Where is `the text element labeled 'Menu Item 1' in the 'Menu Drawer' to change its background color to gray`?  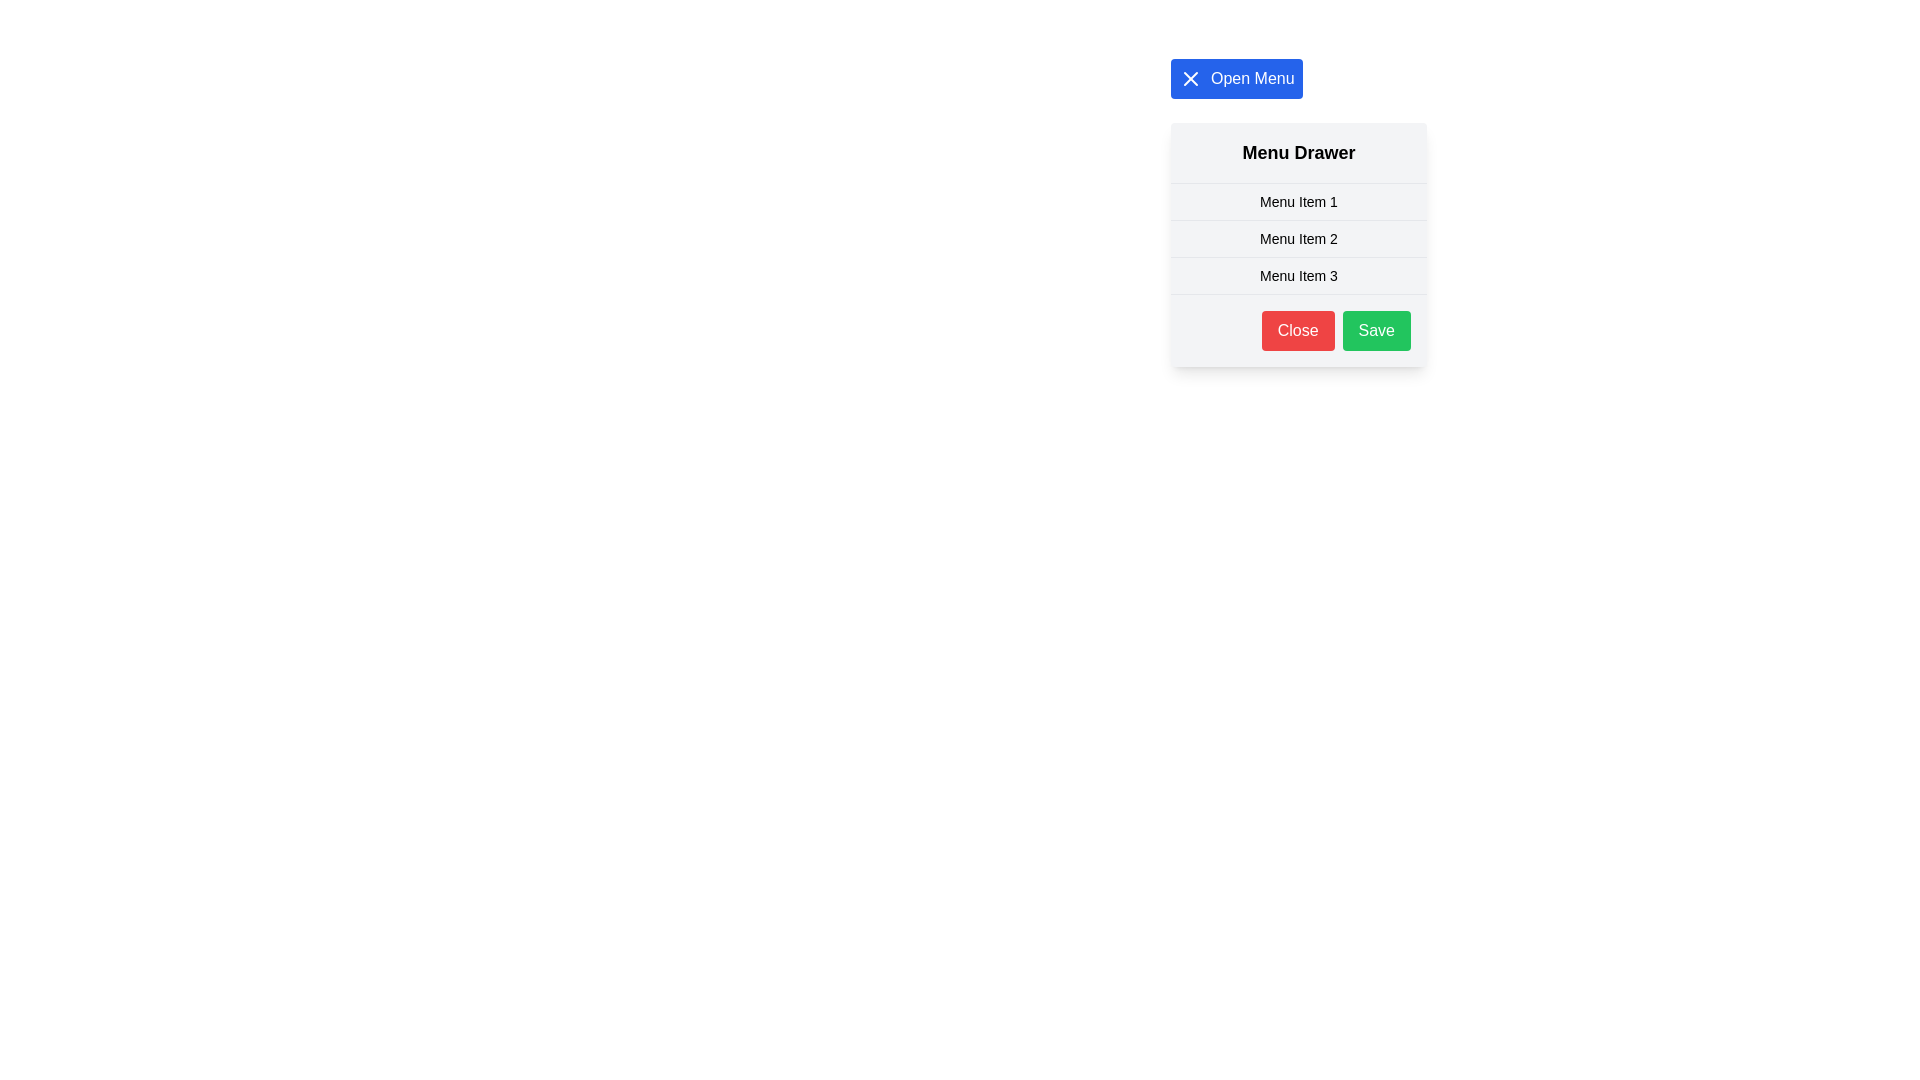
the text element labeled 'Menu Item 1' in the 'Menu Drawer' to change its background color to gray is located at coordinates (1299, 202).